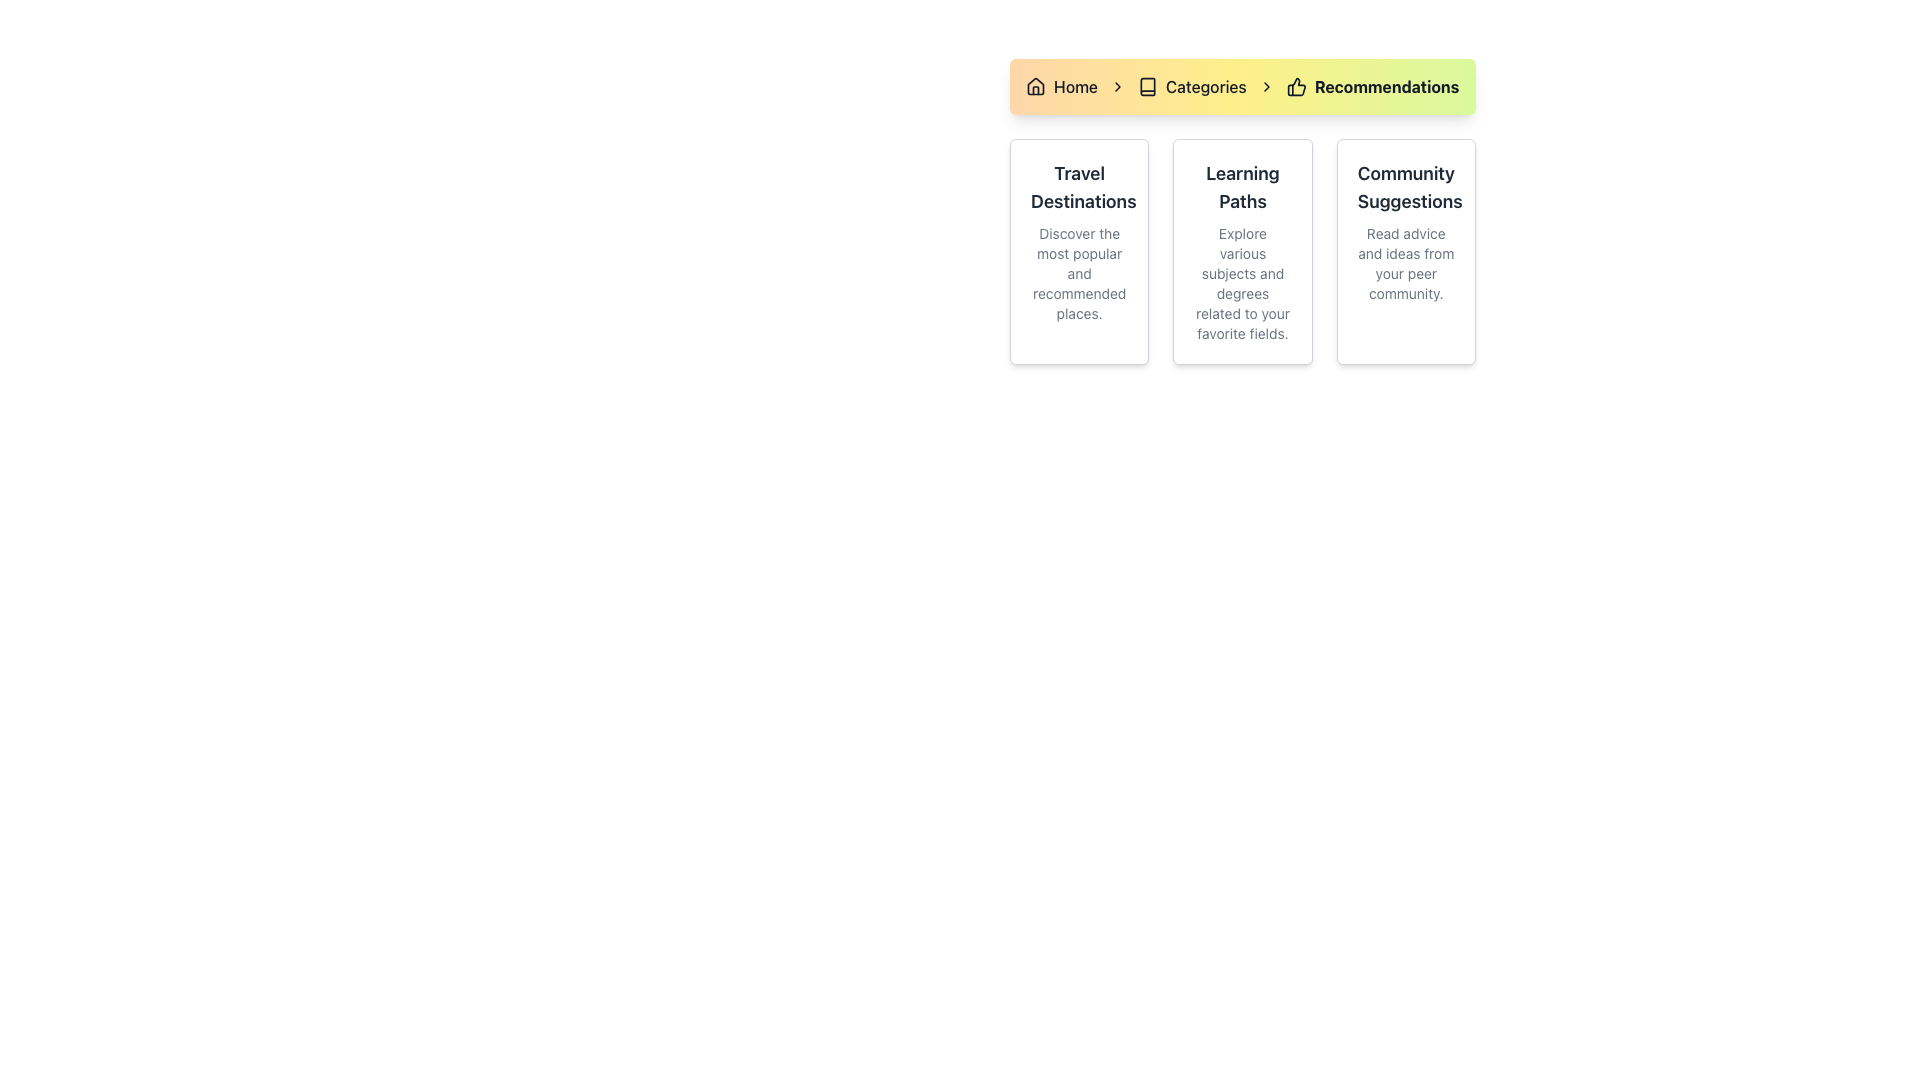 The image size is (1920, 1080). I want to click on the Breadcrumb Link at the top left of the interface, so click(1060, 86).